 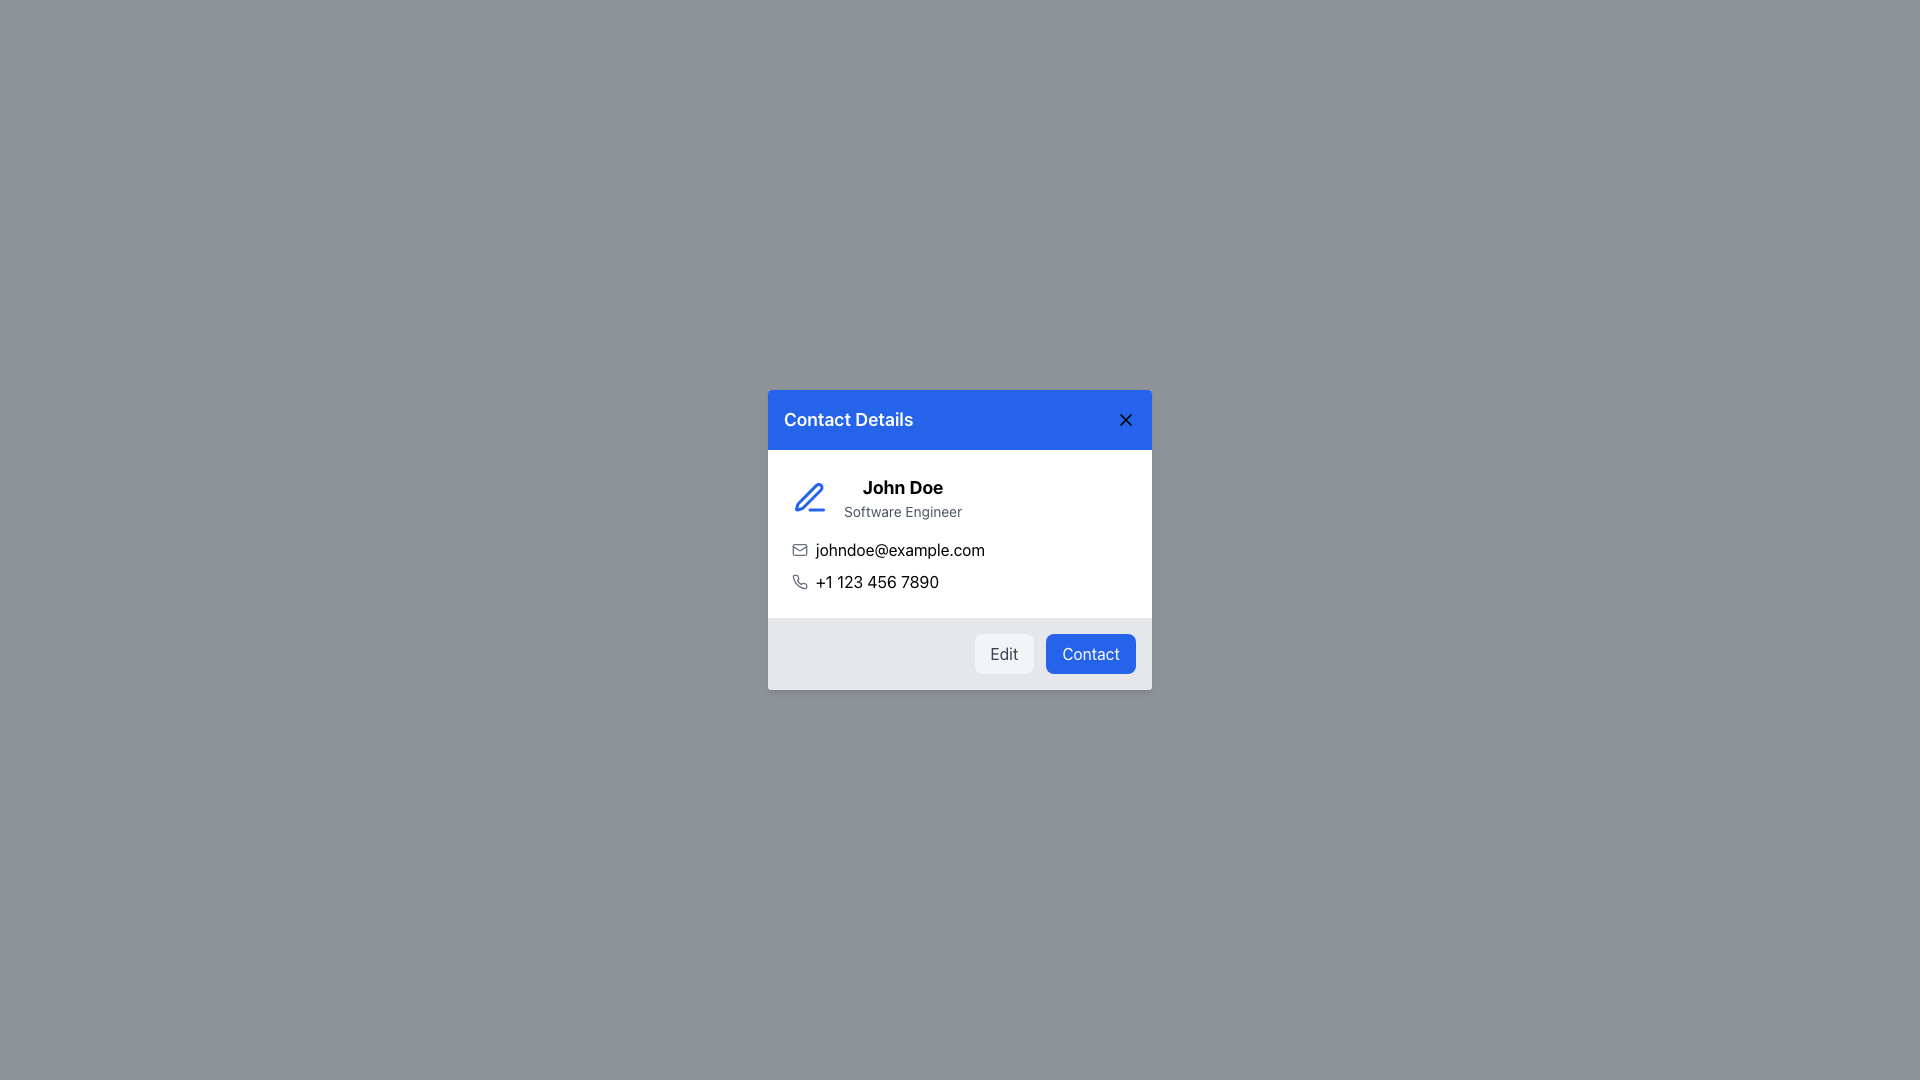 What do you see at coordinates (800, 550) in the screenshot?
I see `the email icon located to the left of 'johndoe@example.com' in the contact details card, which serves as a decorative representation of the email address` at bounding box center [800, 550].